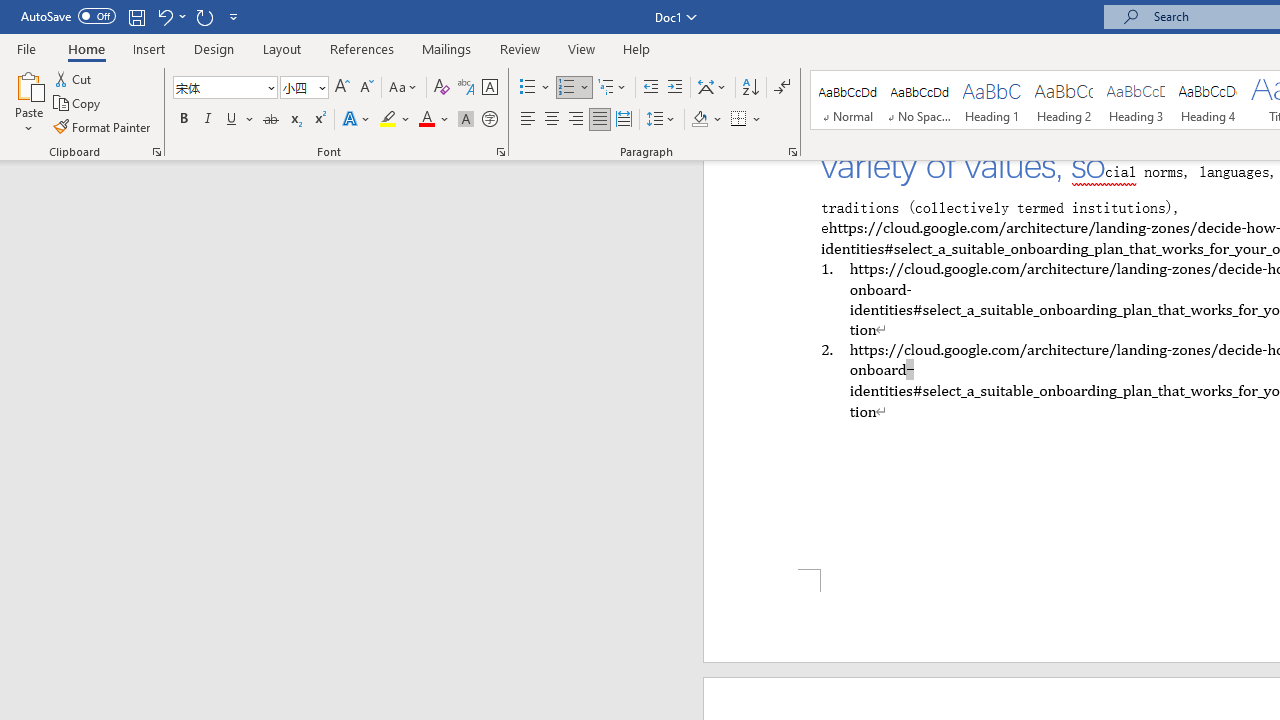 This screenshot has height=720, width=1280. Describe the element at coordinates (28, 103) in the screenshot. I see `'Paste'` at that location.